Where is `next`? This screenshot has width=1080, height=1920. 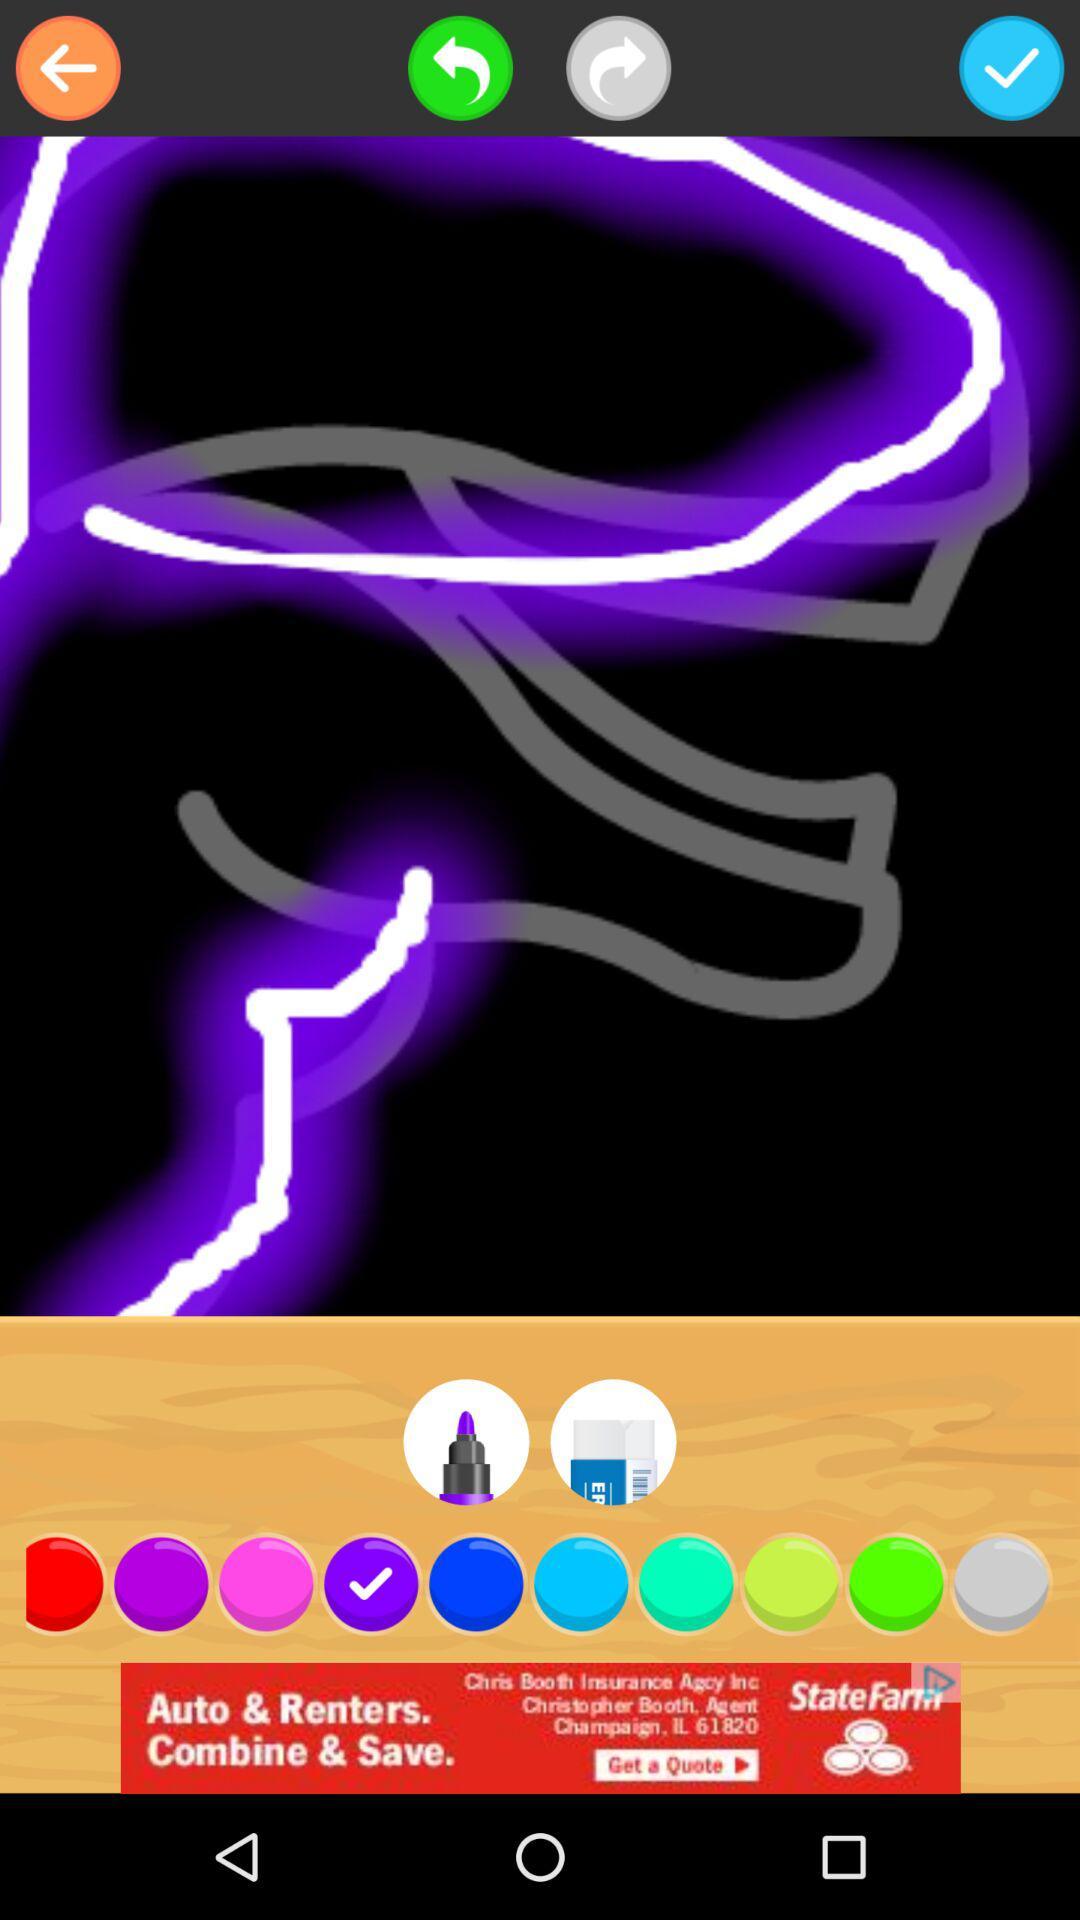 next is located at coordinates (617, 68).